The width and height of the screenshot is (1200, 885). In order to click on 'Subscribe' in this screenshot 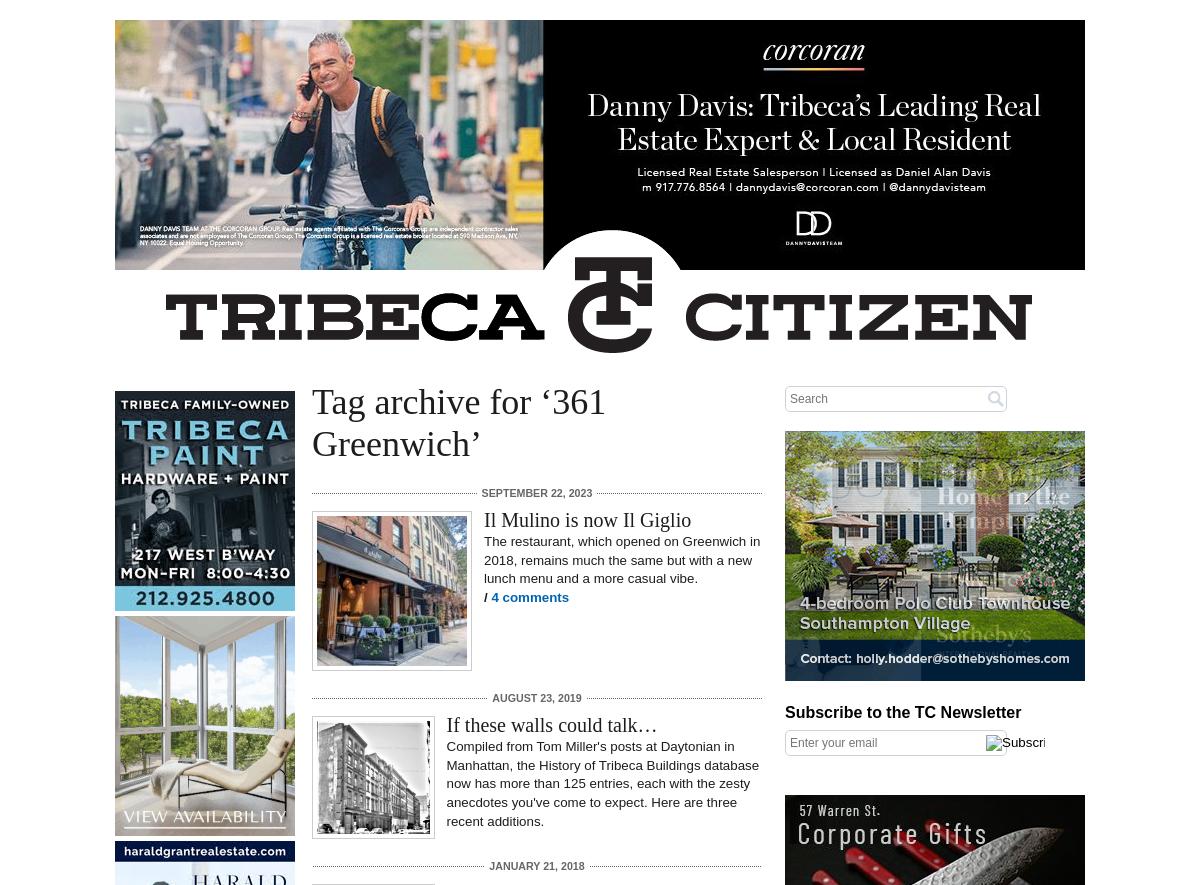, I will do `click(791, 698)`.